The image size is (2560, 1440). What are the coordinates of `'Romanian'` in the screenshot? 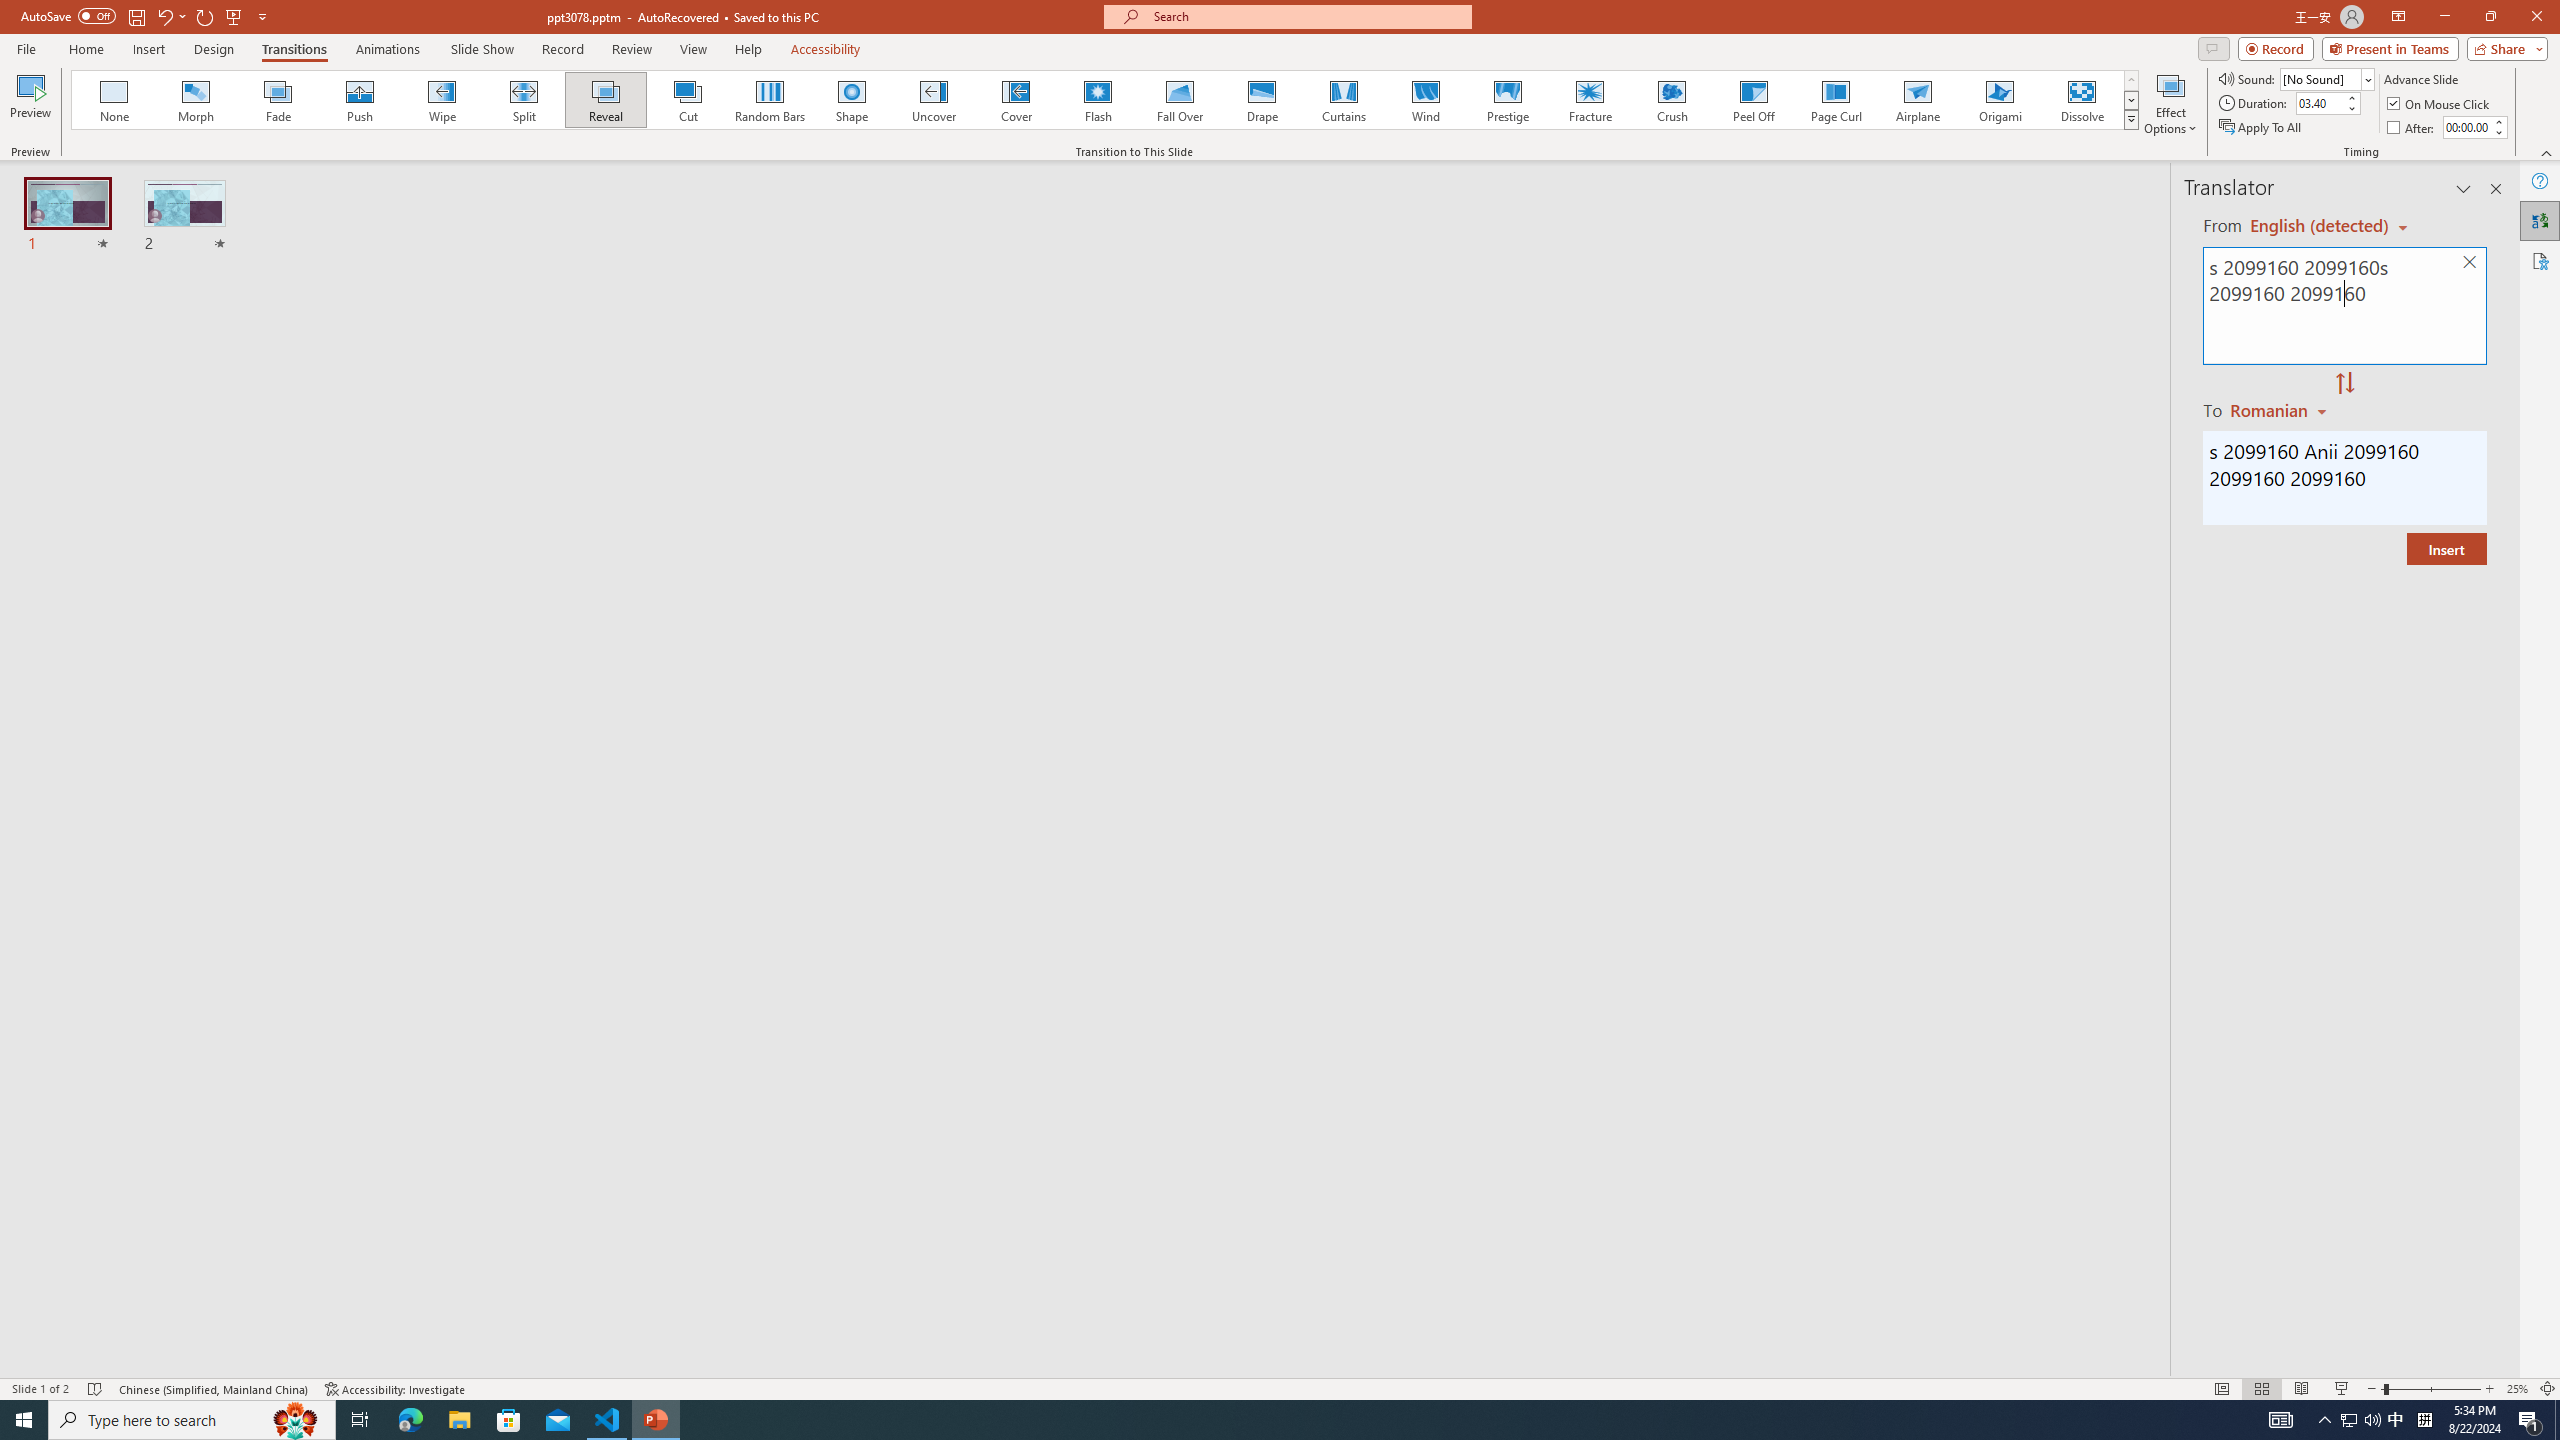 It's located at (2279, 409).